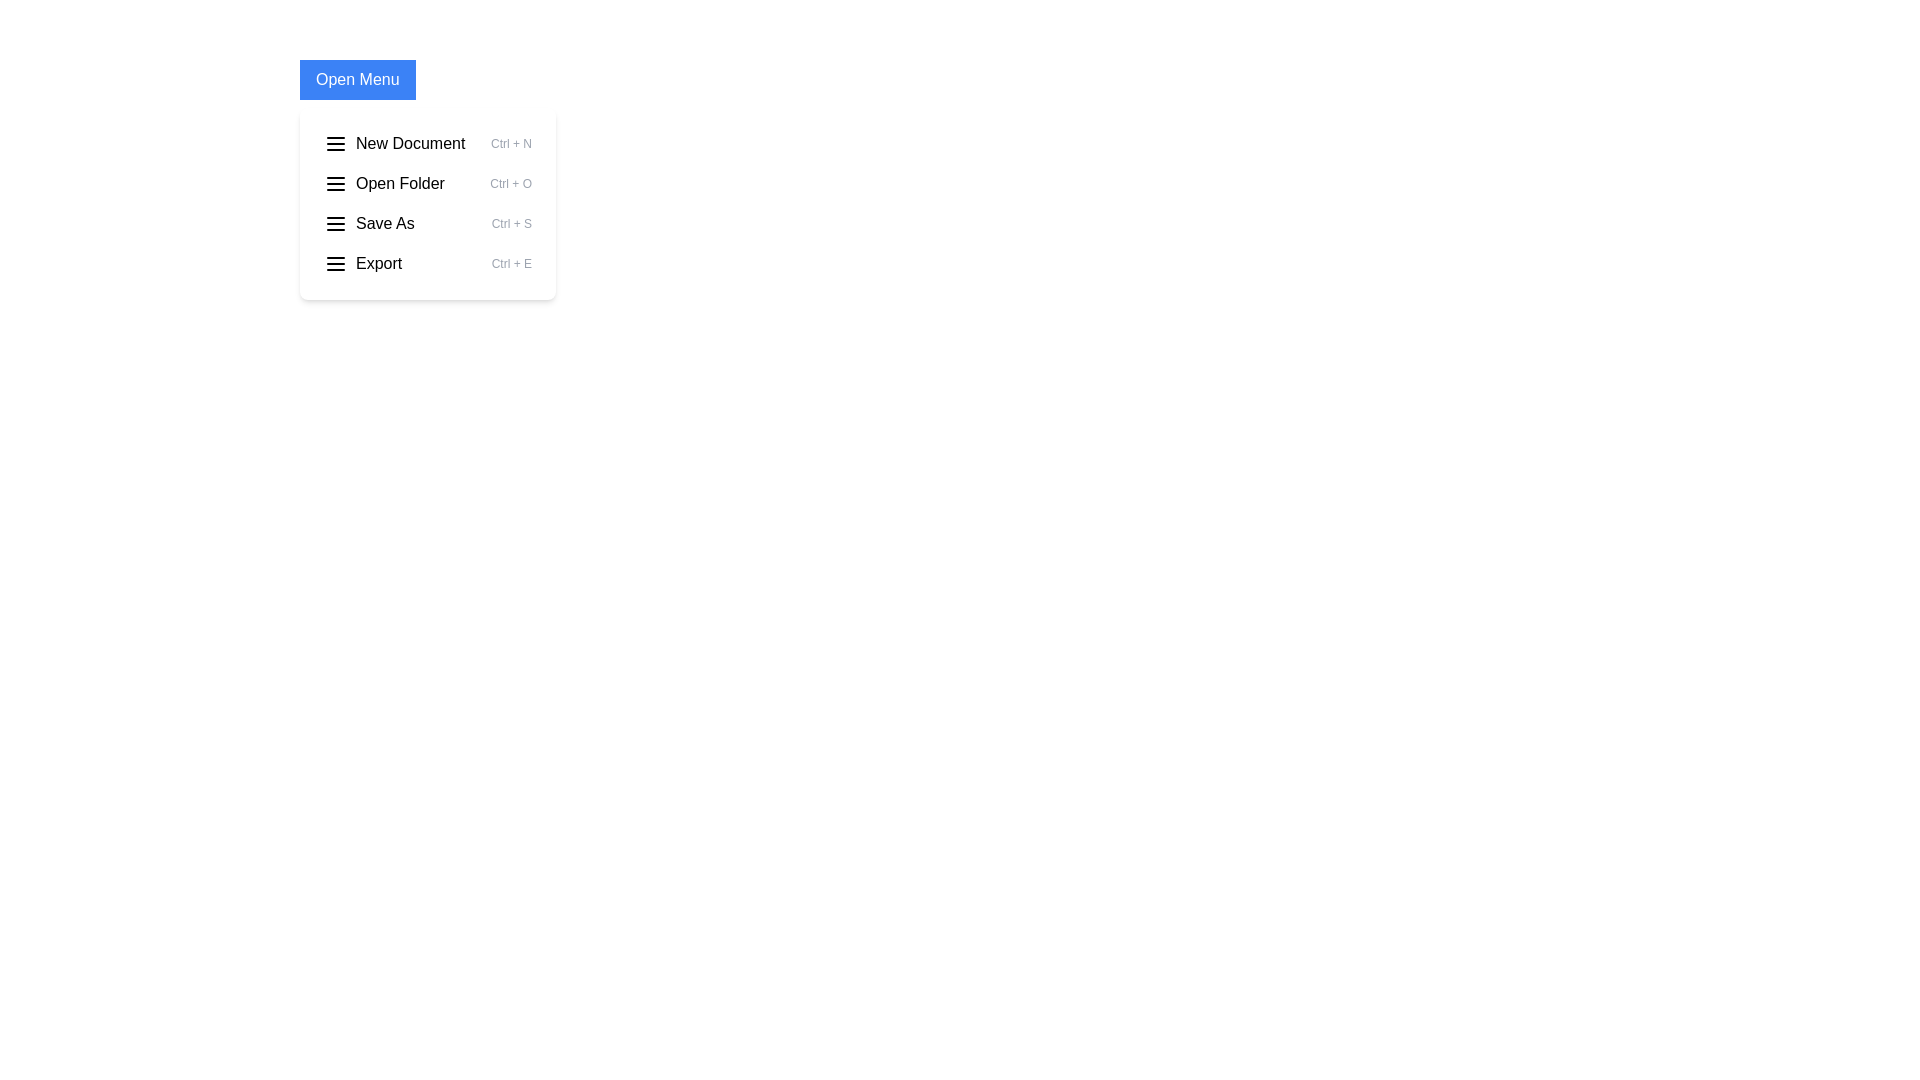 This screenshot has width=1920, height=1080. Describe the element at coordinates (369, 223) in the screenshot. I see `the 'Save As' menu item, which is the third entry in the vertical navigation panel` at that location.